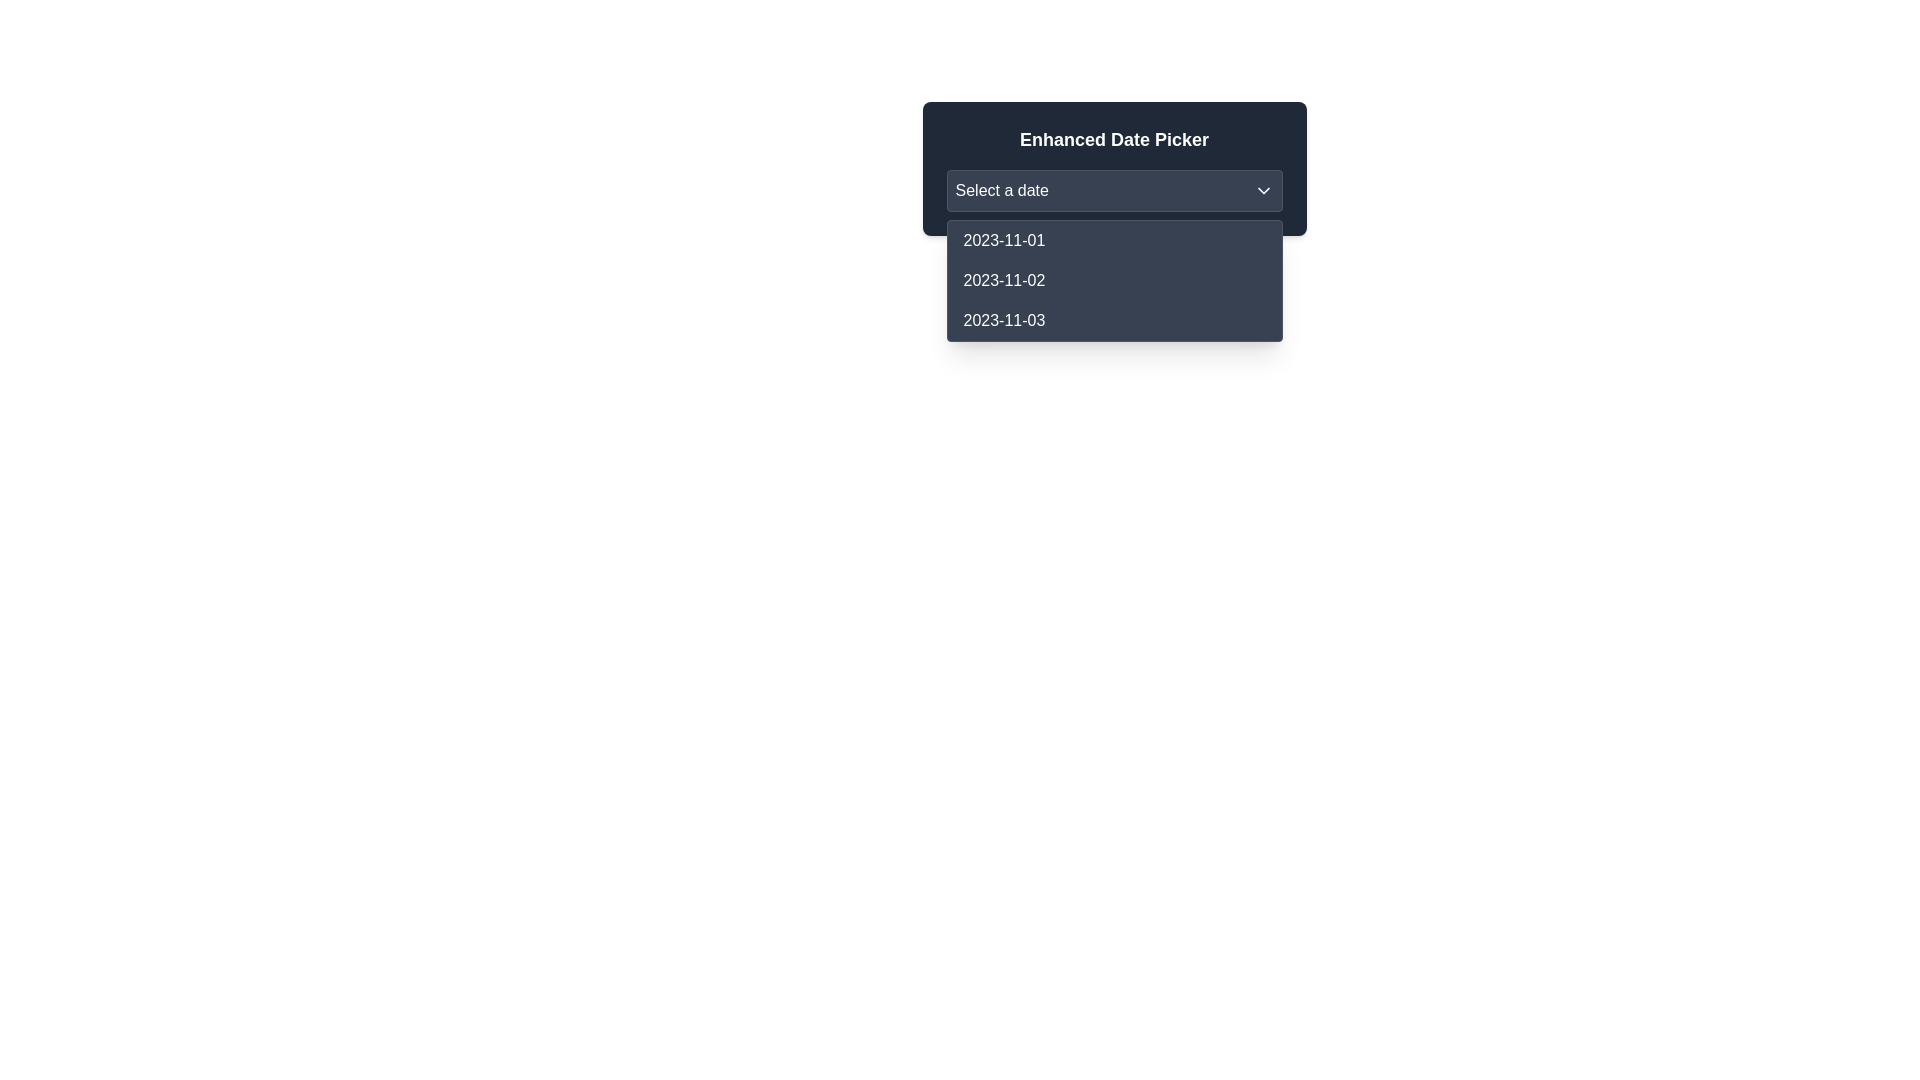 This screenshot has width=1920, height=1080. What do you see at coordinates (1262, 191) in the screenshot?
I see `the SVG icon located to the far right of the 'Select a date' dropdown menu` at bounding box center [1262, 191].